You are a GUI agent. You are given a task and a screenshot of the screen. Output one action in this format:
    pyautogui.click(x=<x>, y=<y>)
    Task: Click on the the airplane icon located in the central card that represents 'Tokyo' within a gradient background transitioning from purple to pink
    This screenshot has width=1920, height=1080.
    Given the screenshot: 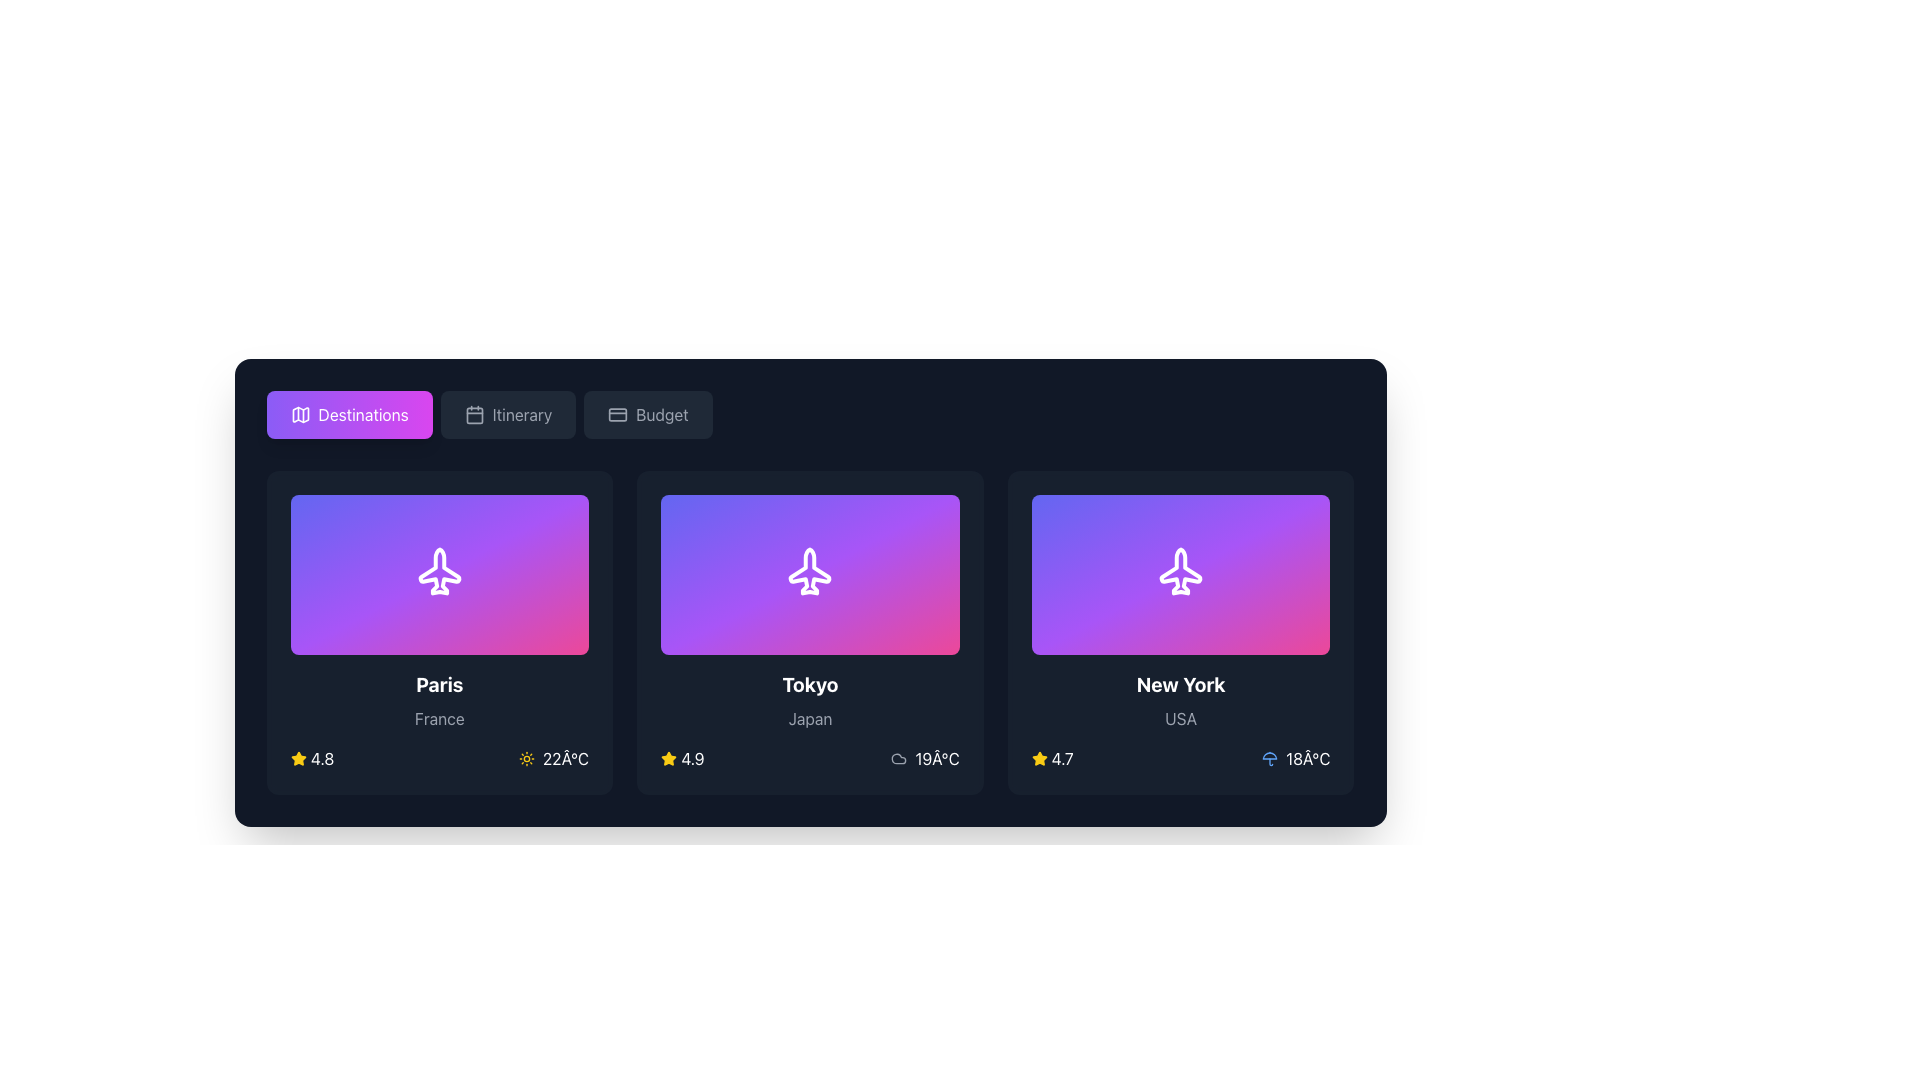 What is the action you would take?
    pyautogui.click(x=810, y=574)
    